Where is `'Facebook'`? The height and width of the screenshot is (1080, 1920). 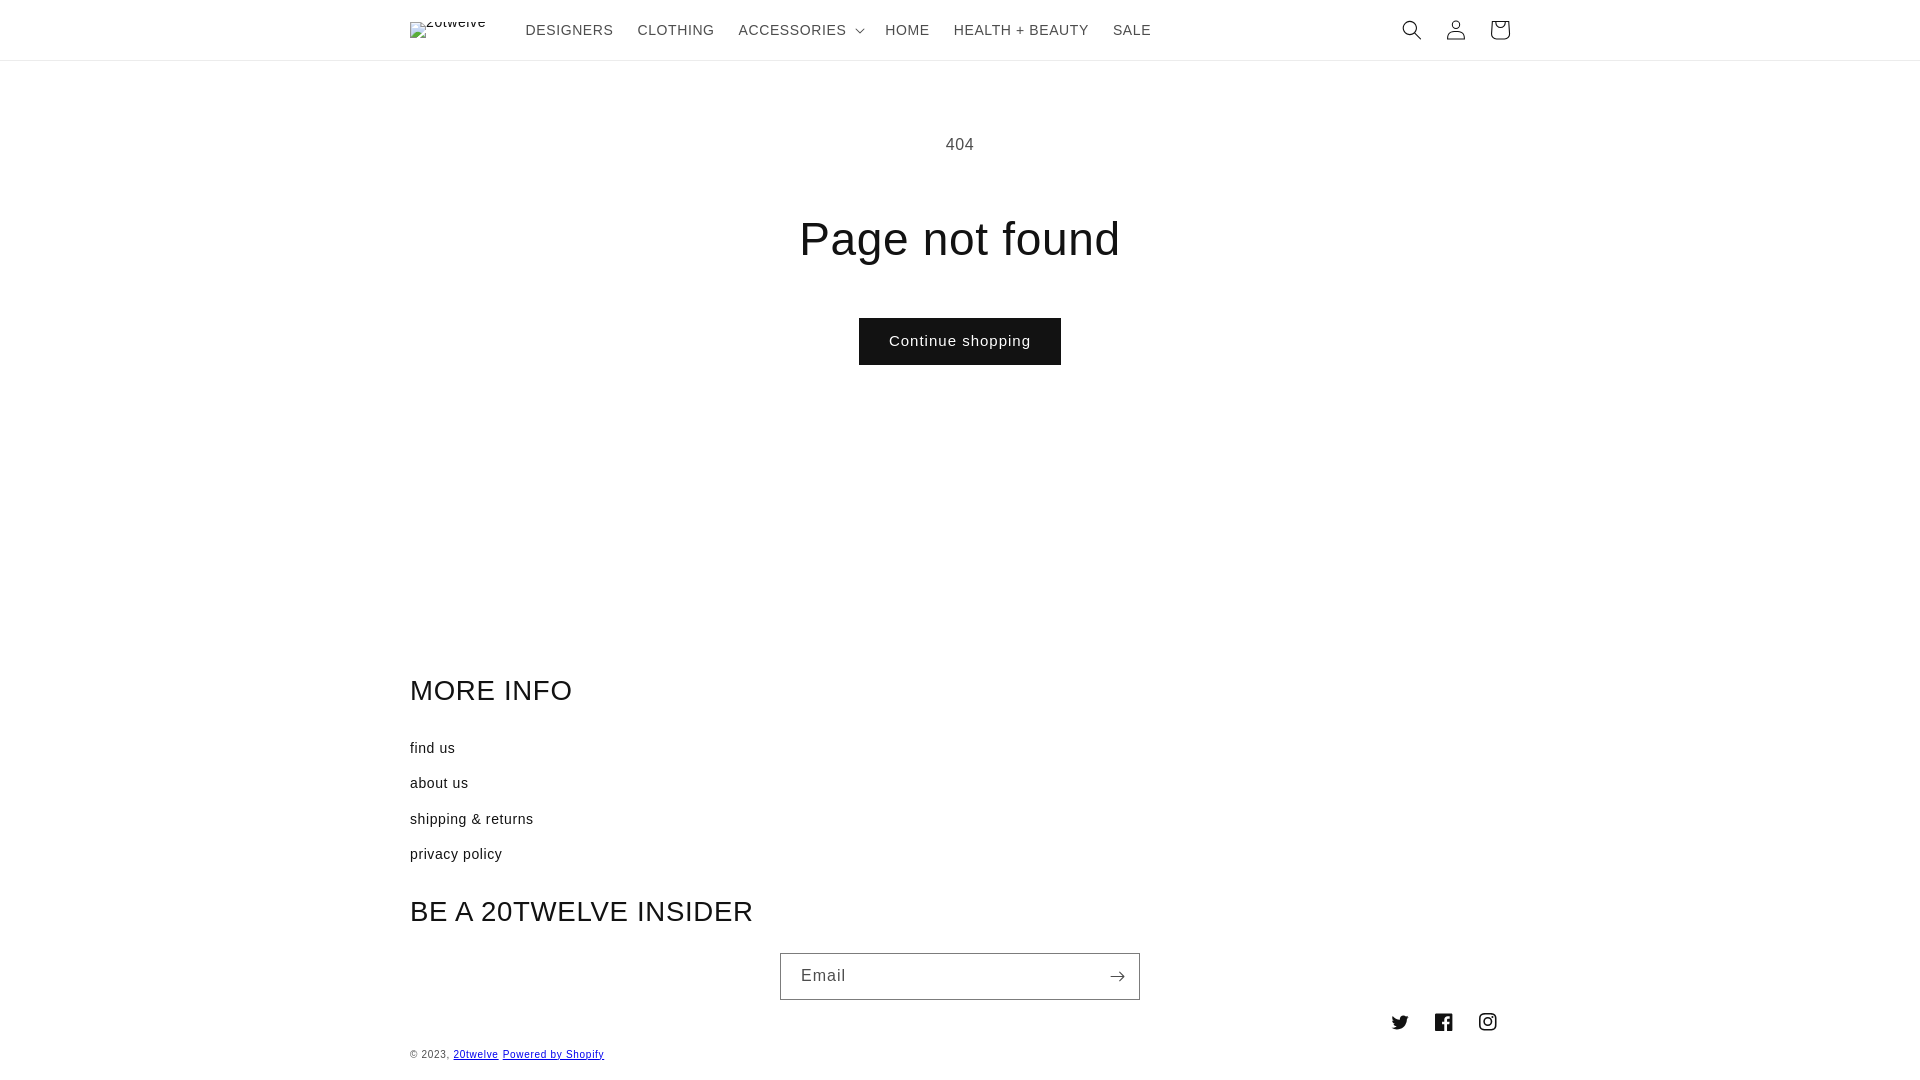 'Facebook' is located at coordinates (1420, 1022).